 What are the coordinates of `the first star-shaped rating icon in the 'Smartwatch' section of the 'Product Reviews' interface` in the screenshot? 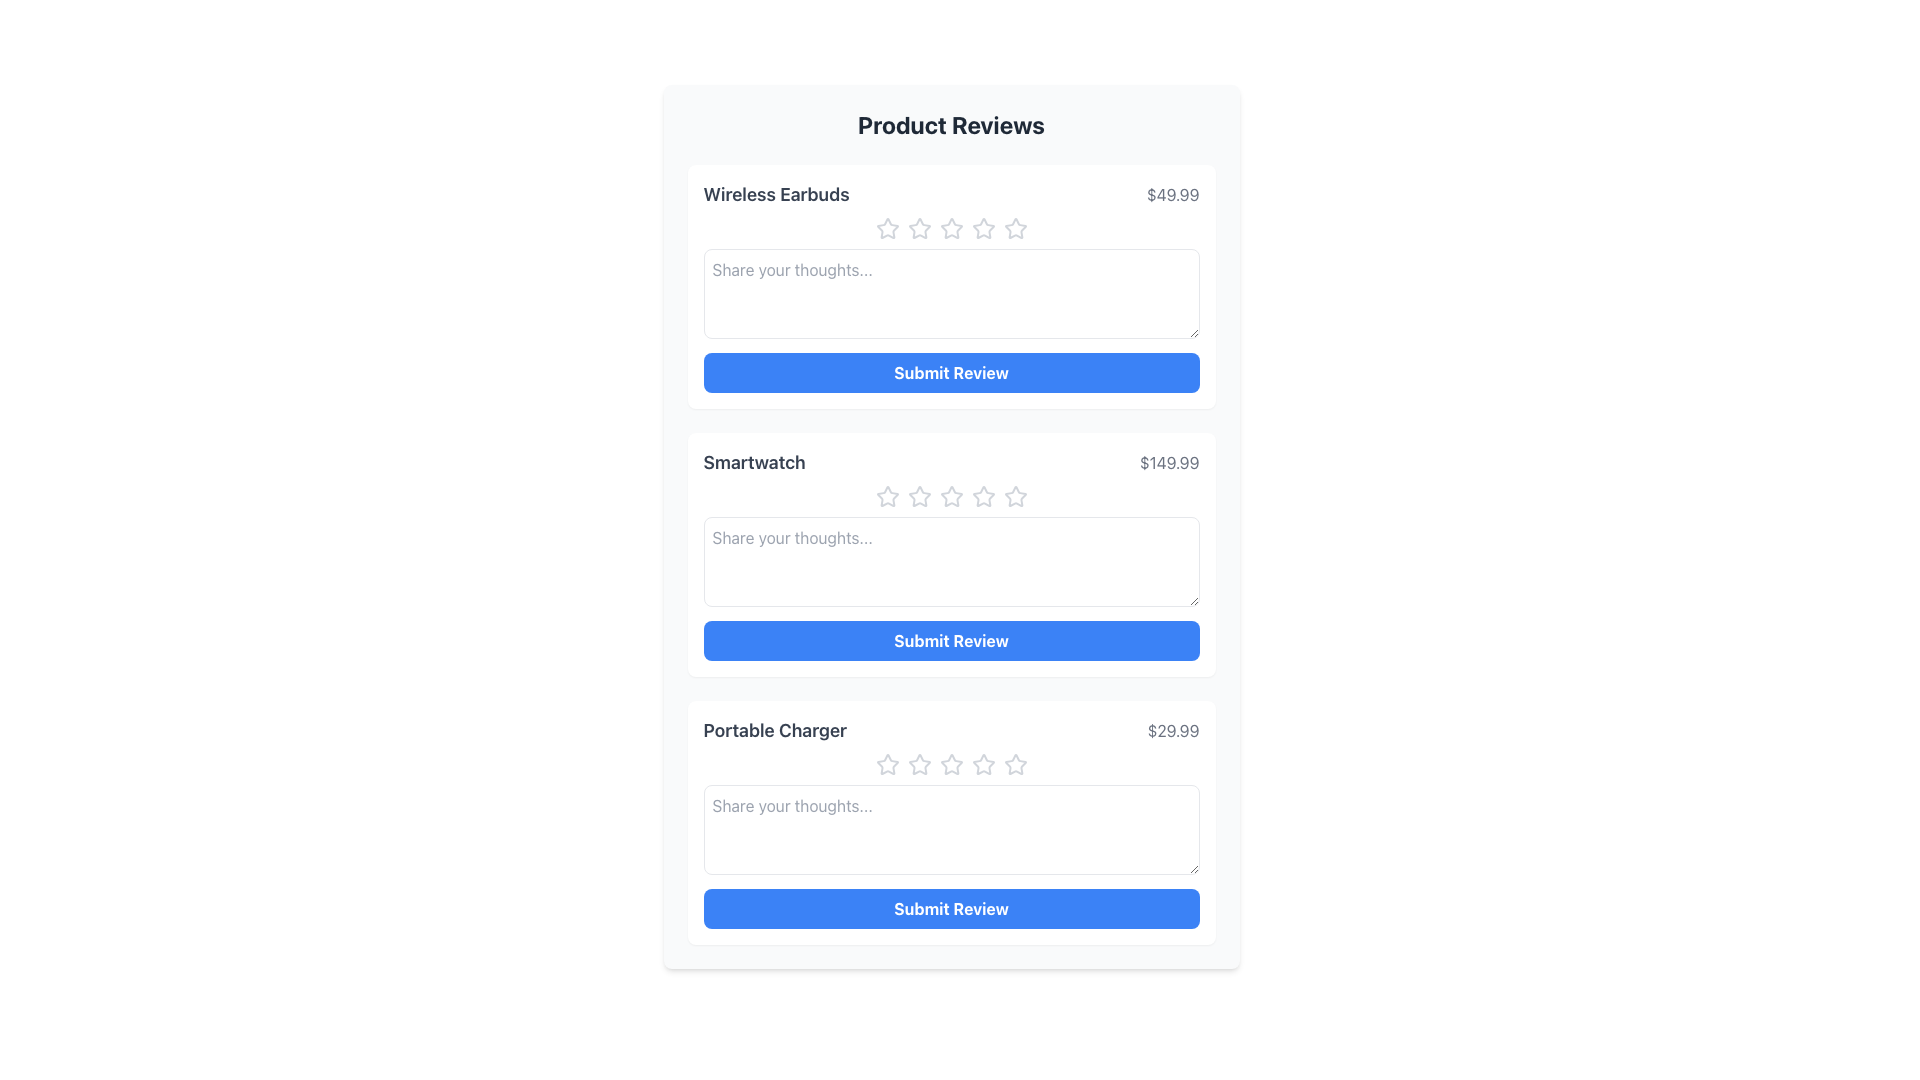 It's located at (886, 496).